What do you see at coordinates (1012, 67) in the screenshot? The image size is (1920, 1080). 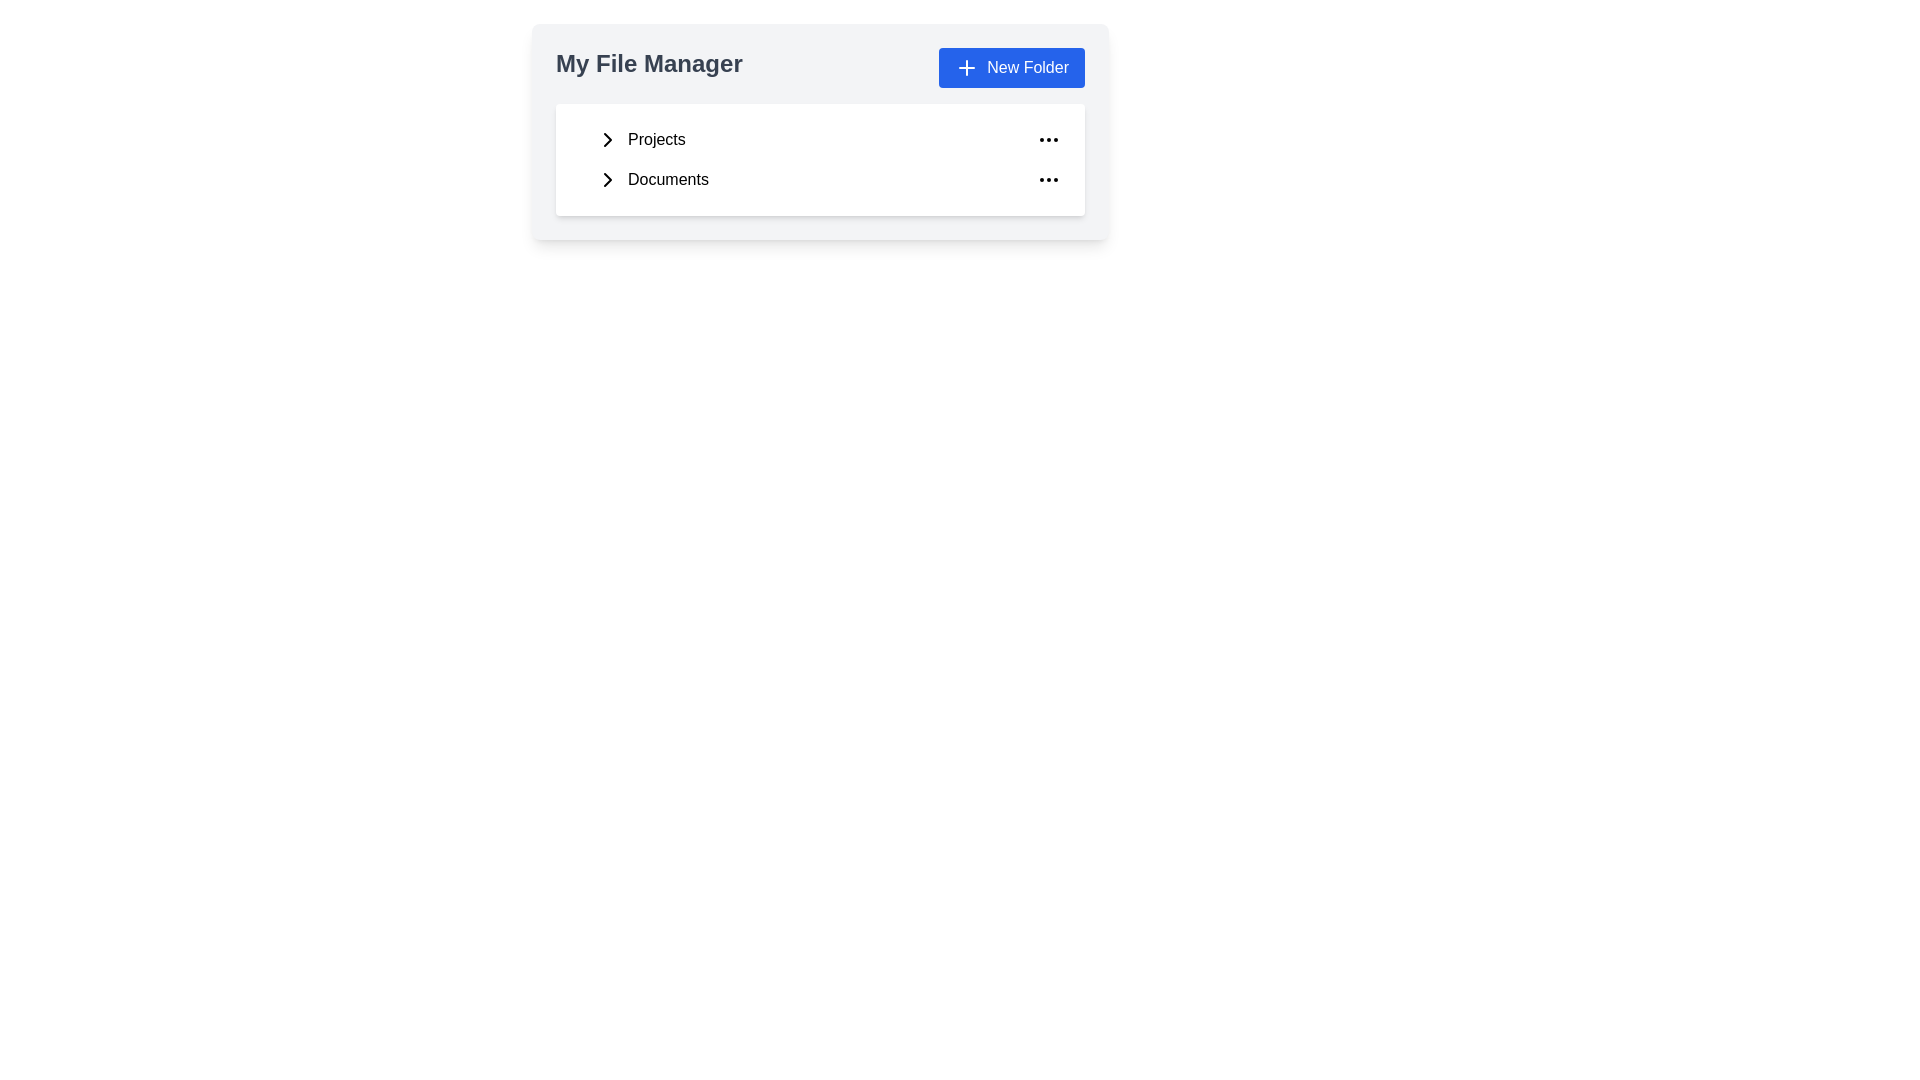 I see `the 'Create New Folder' button located at the top right of the 'My File Manager' section` at bounding box center [1012, 67].